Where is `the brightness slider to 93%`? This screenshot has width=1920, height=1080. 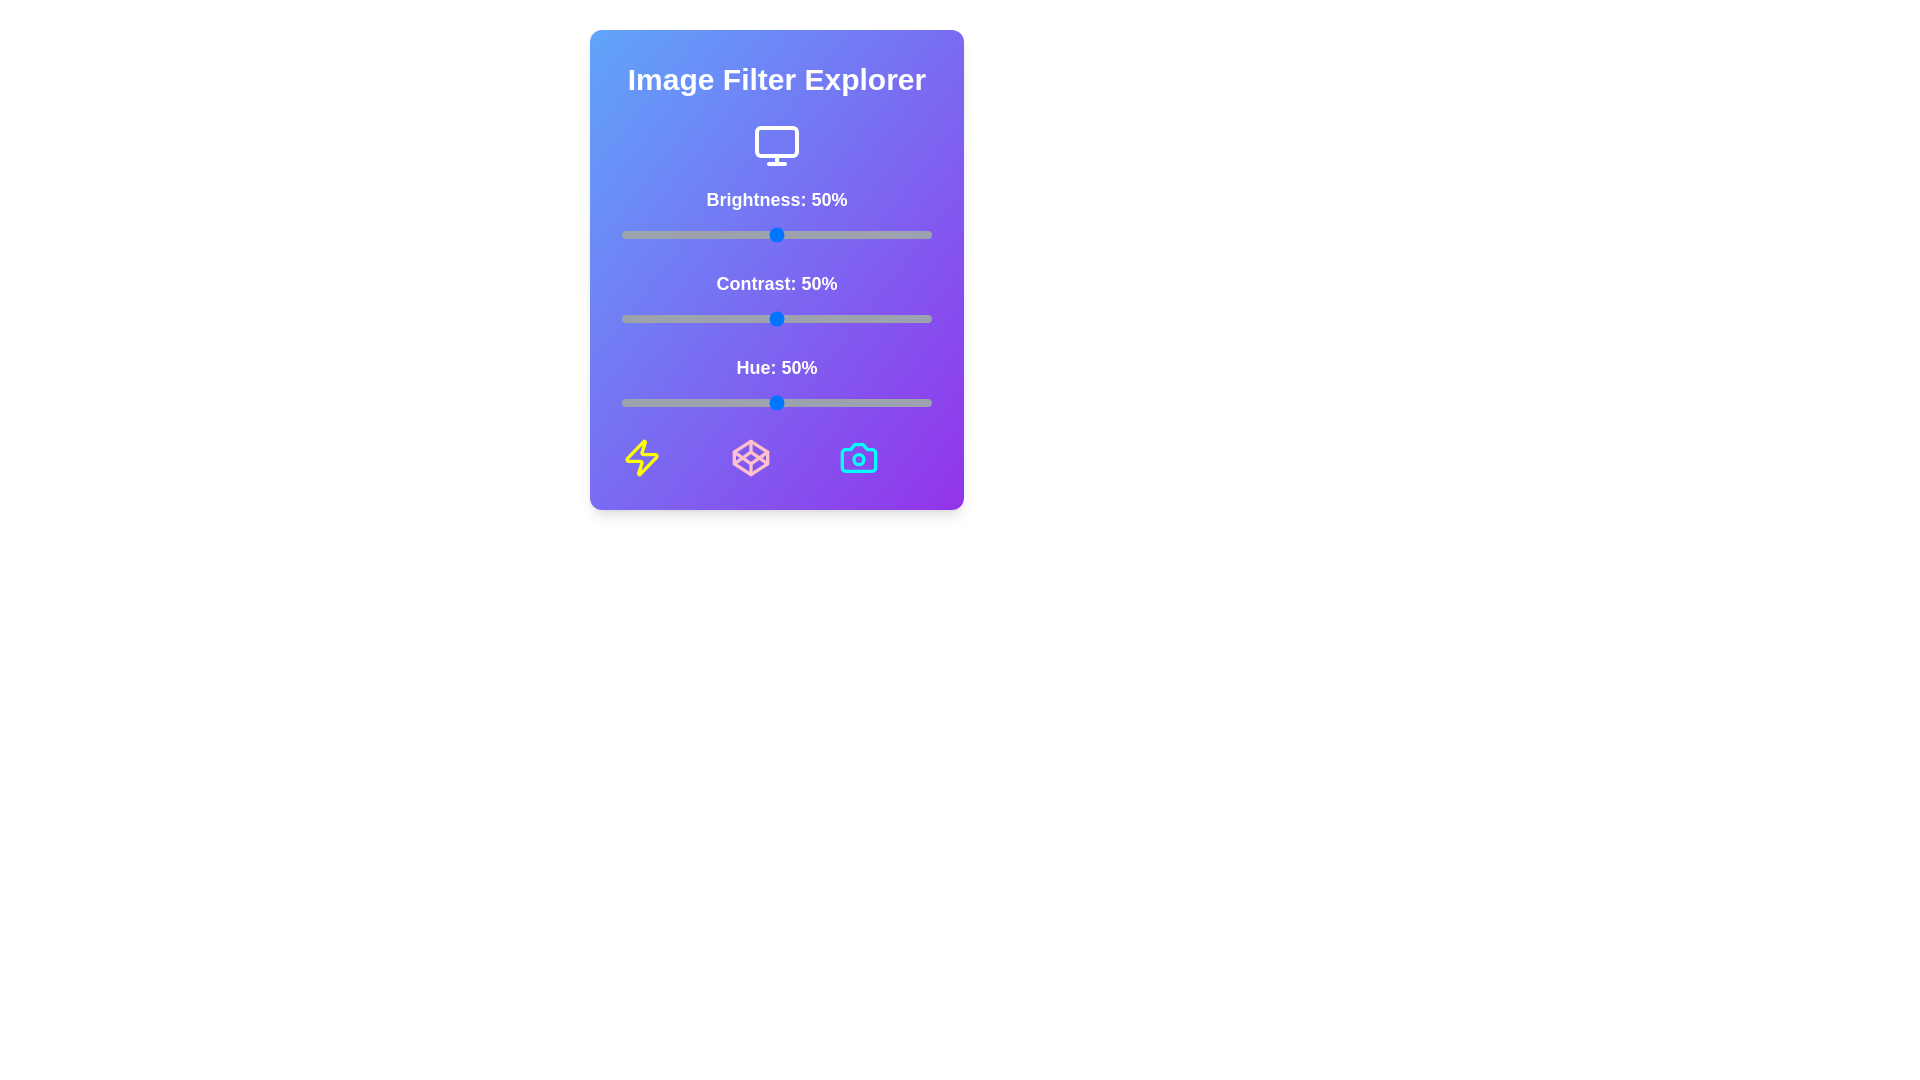 the brightness slider to 93% is located at coordinates (909, 234).